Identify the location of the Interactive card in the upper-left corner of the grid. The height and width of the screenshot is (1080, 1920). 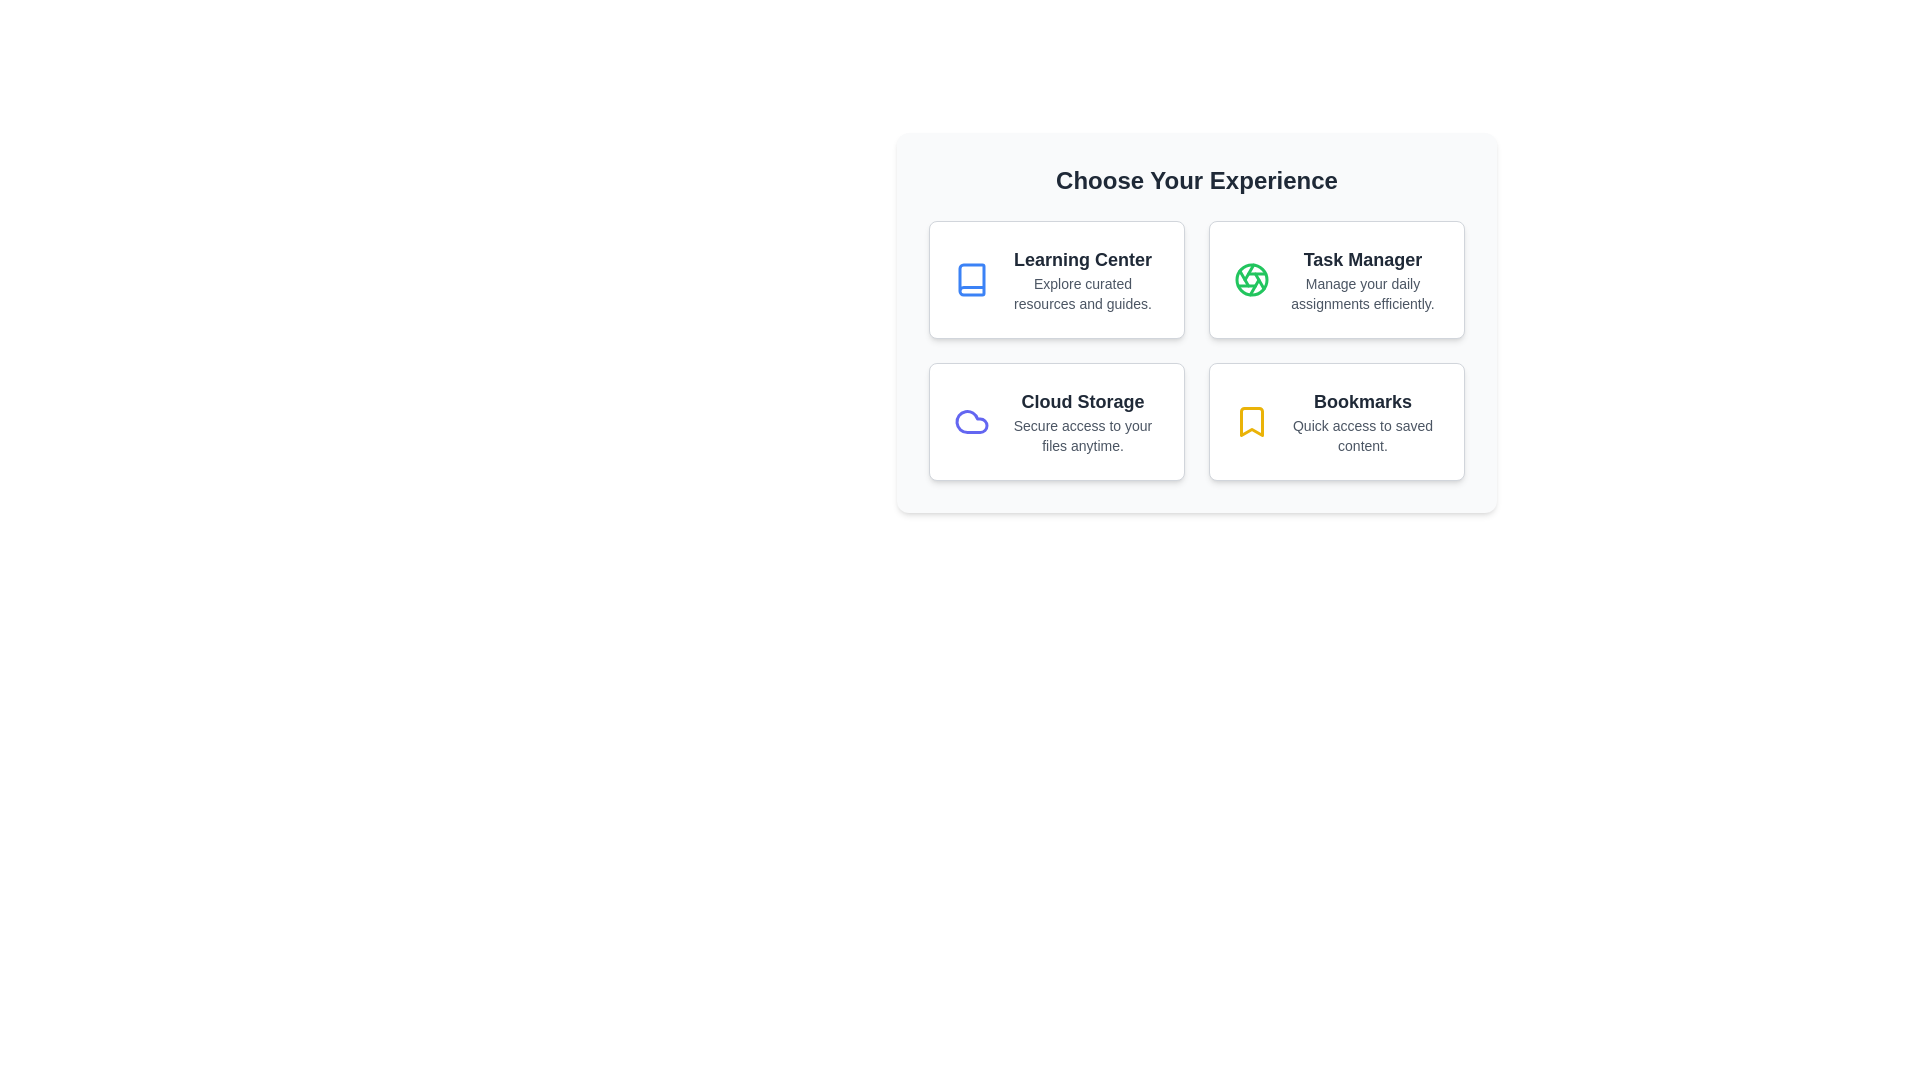
(1055, 280).